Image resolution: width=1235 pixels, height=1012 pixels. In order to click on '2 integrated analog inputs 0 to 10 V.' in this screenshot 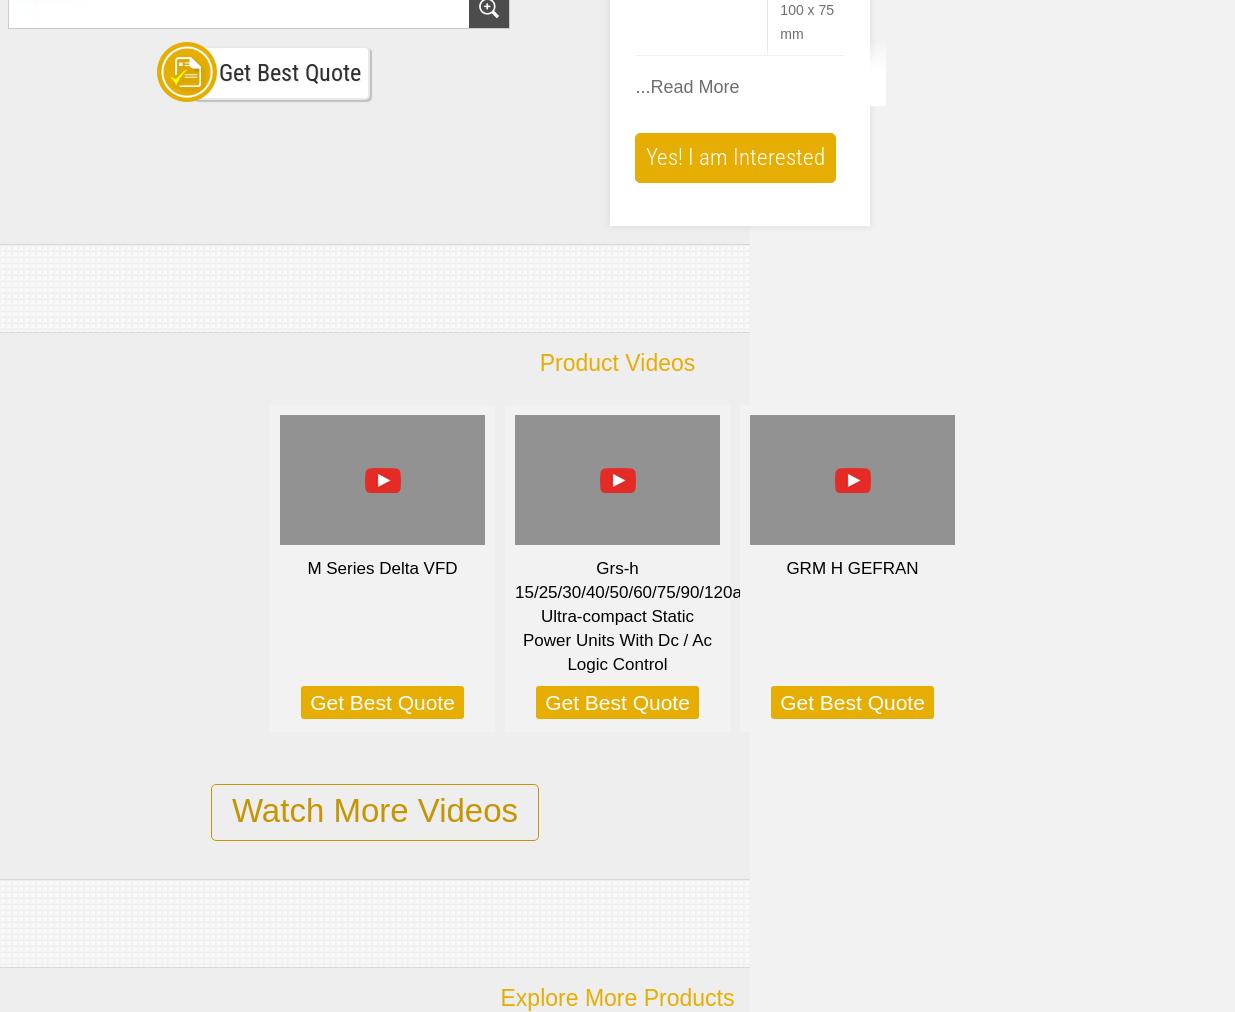, I will do `click(753, 751)`.